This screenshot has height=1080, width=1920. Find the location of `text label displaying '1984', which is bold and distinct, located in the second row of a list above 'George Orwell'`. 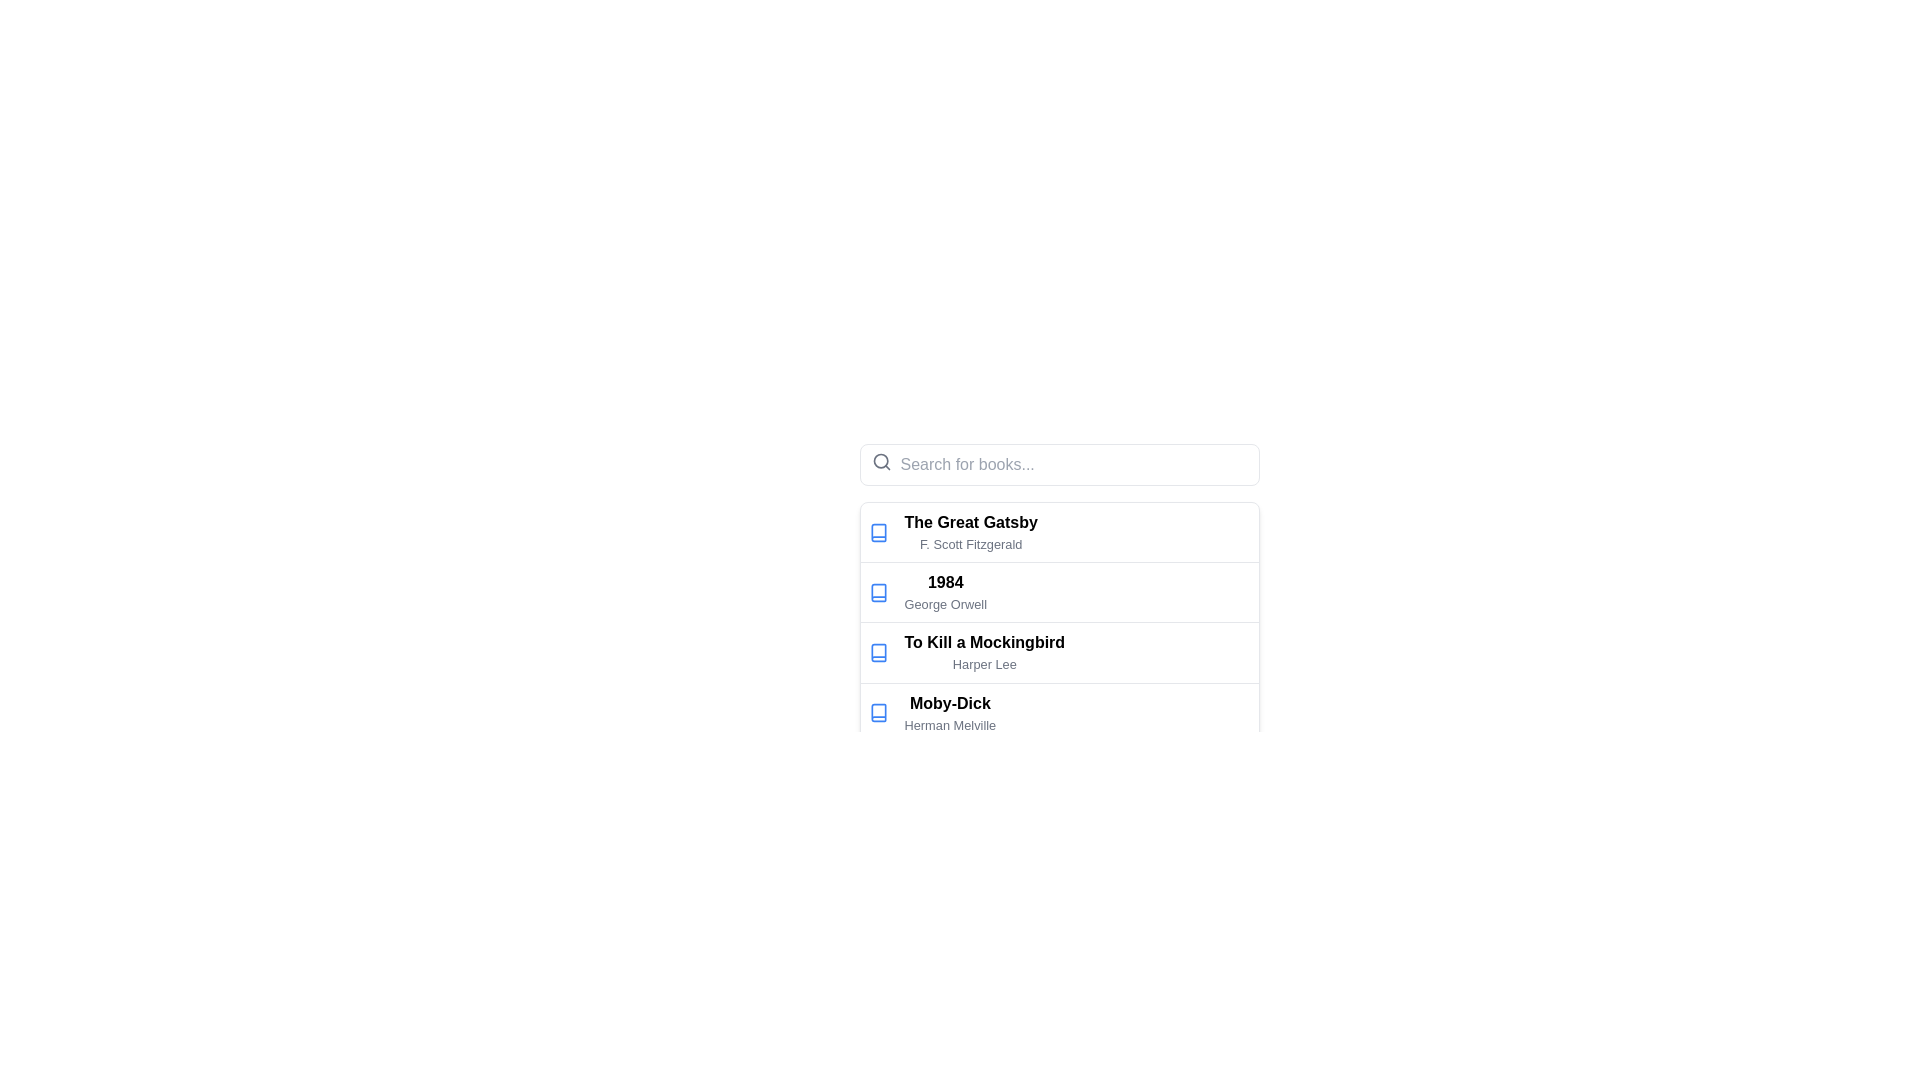

text label displaying '1984', which is bold and distinct, located in the second row of a list above 'George Orwell' is located at coordinates (944, 582).